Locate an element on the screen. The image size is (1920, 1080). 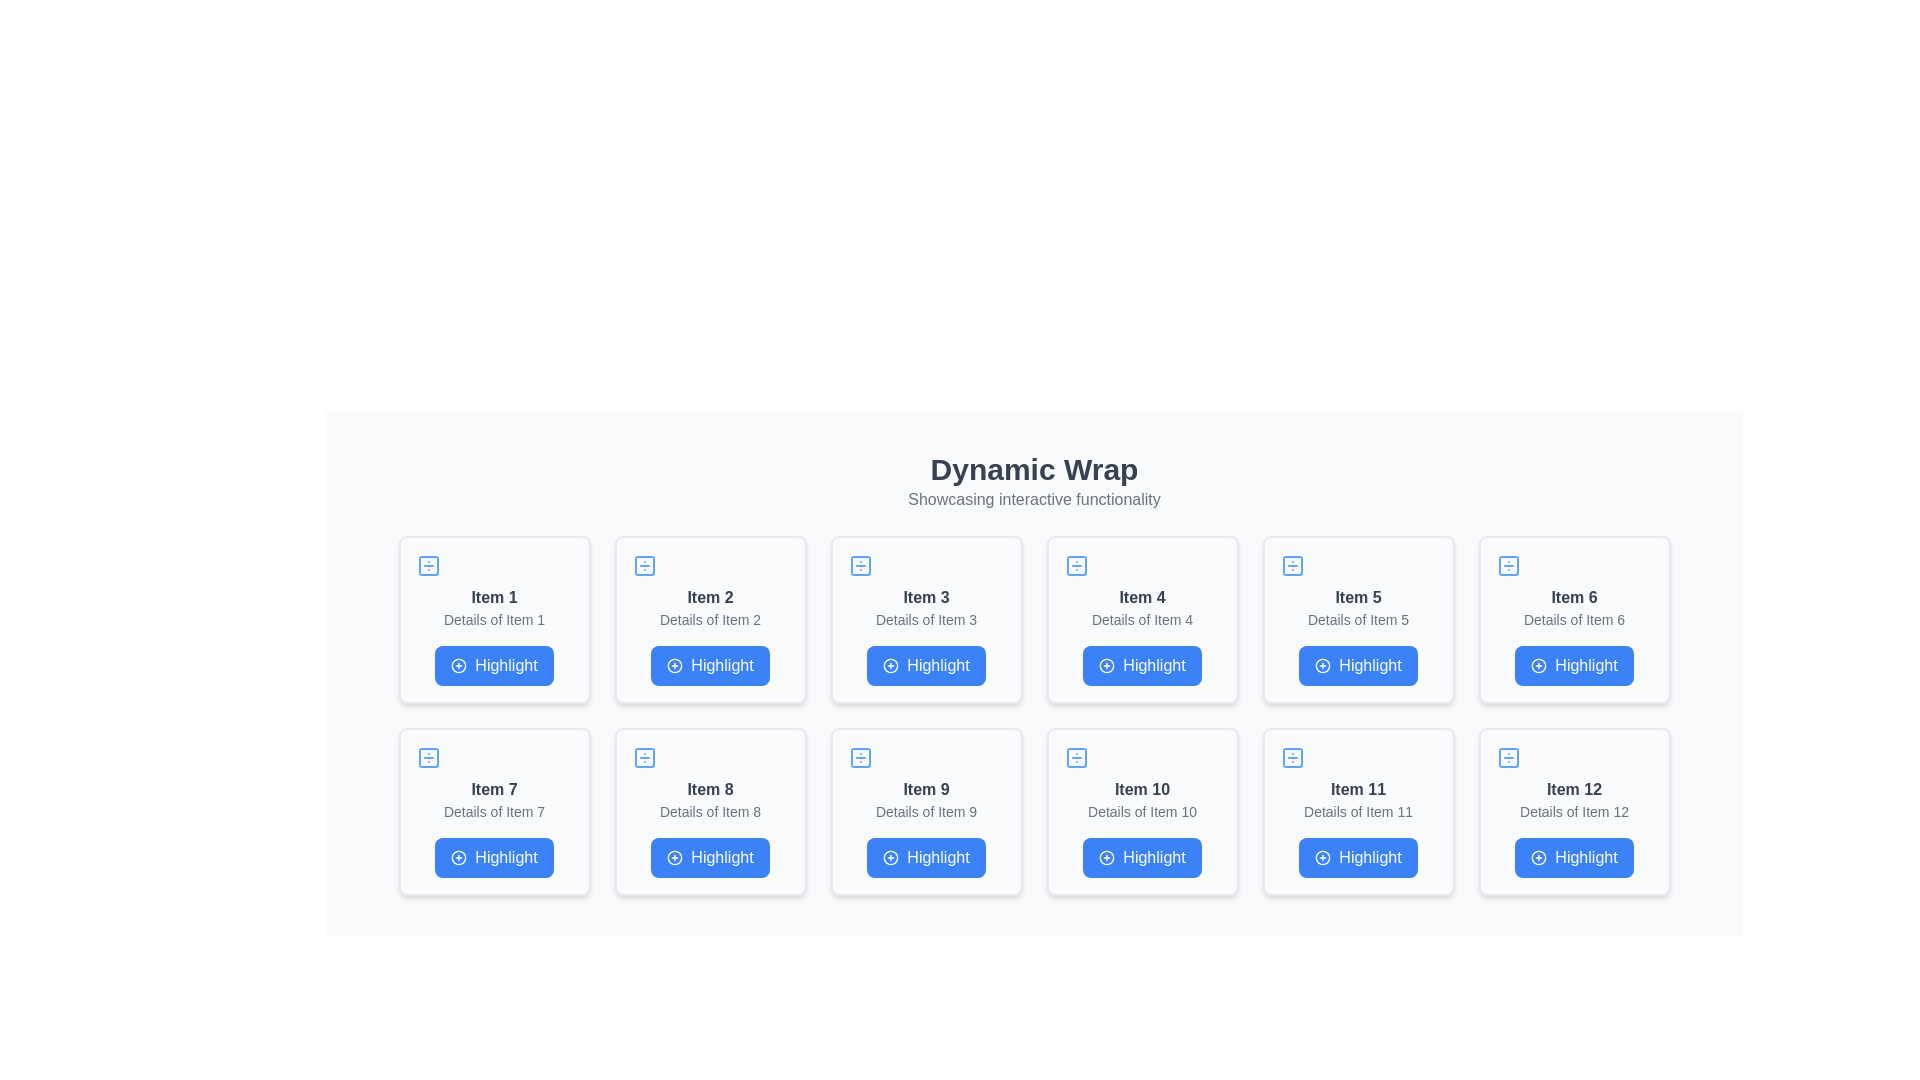
the static text element that displays 'Details of Item 10', which is located below the title 'Item 10' and above the 'Highlight' button in the card labeled 'Item 10' is located at coordinates (1142, 812).